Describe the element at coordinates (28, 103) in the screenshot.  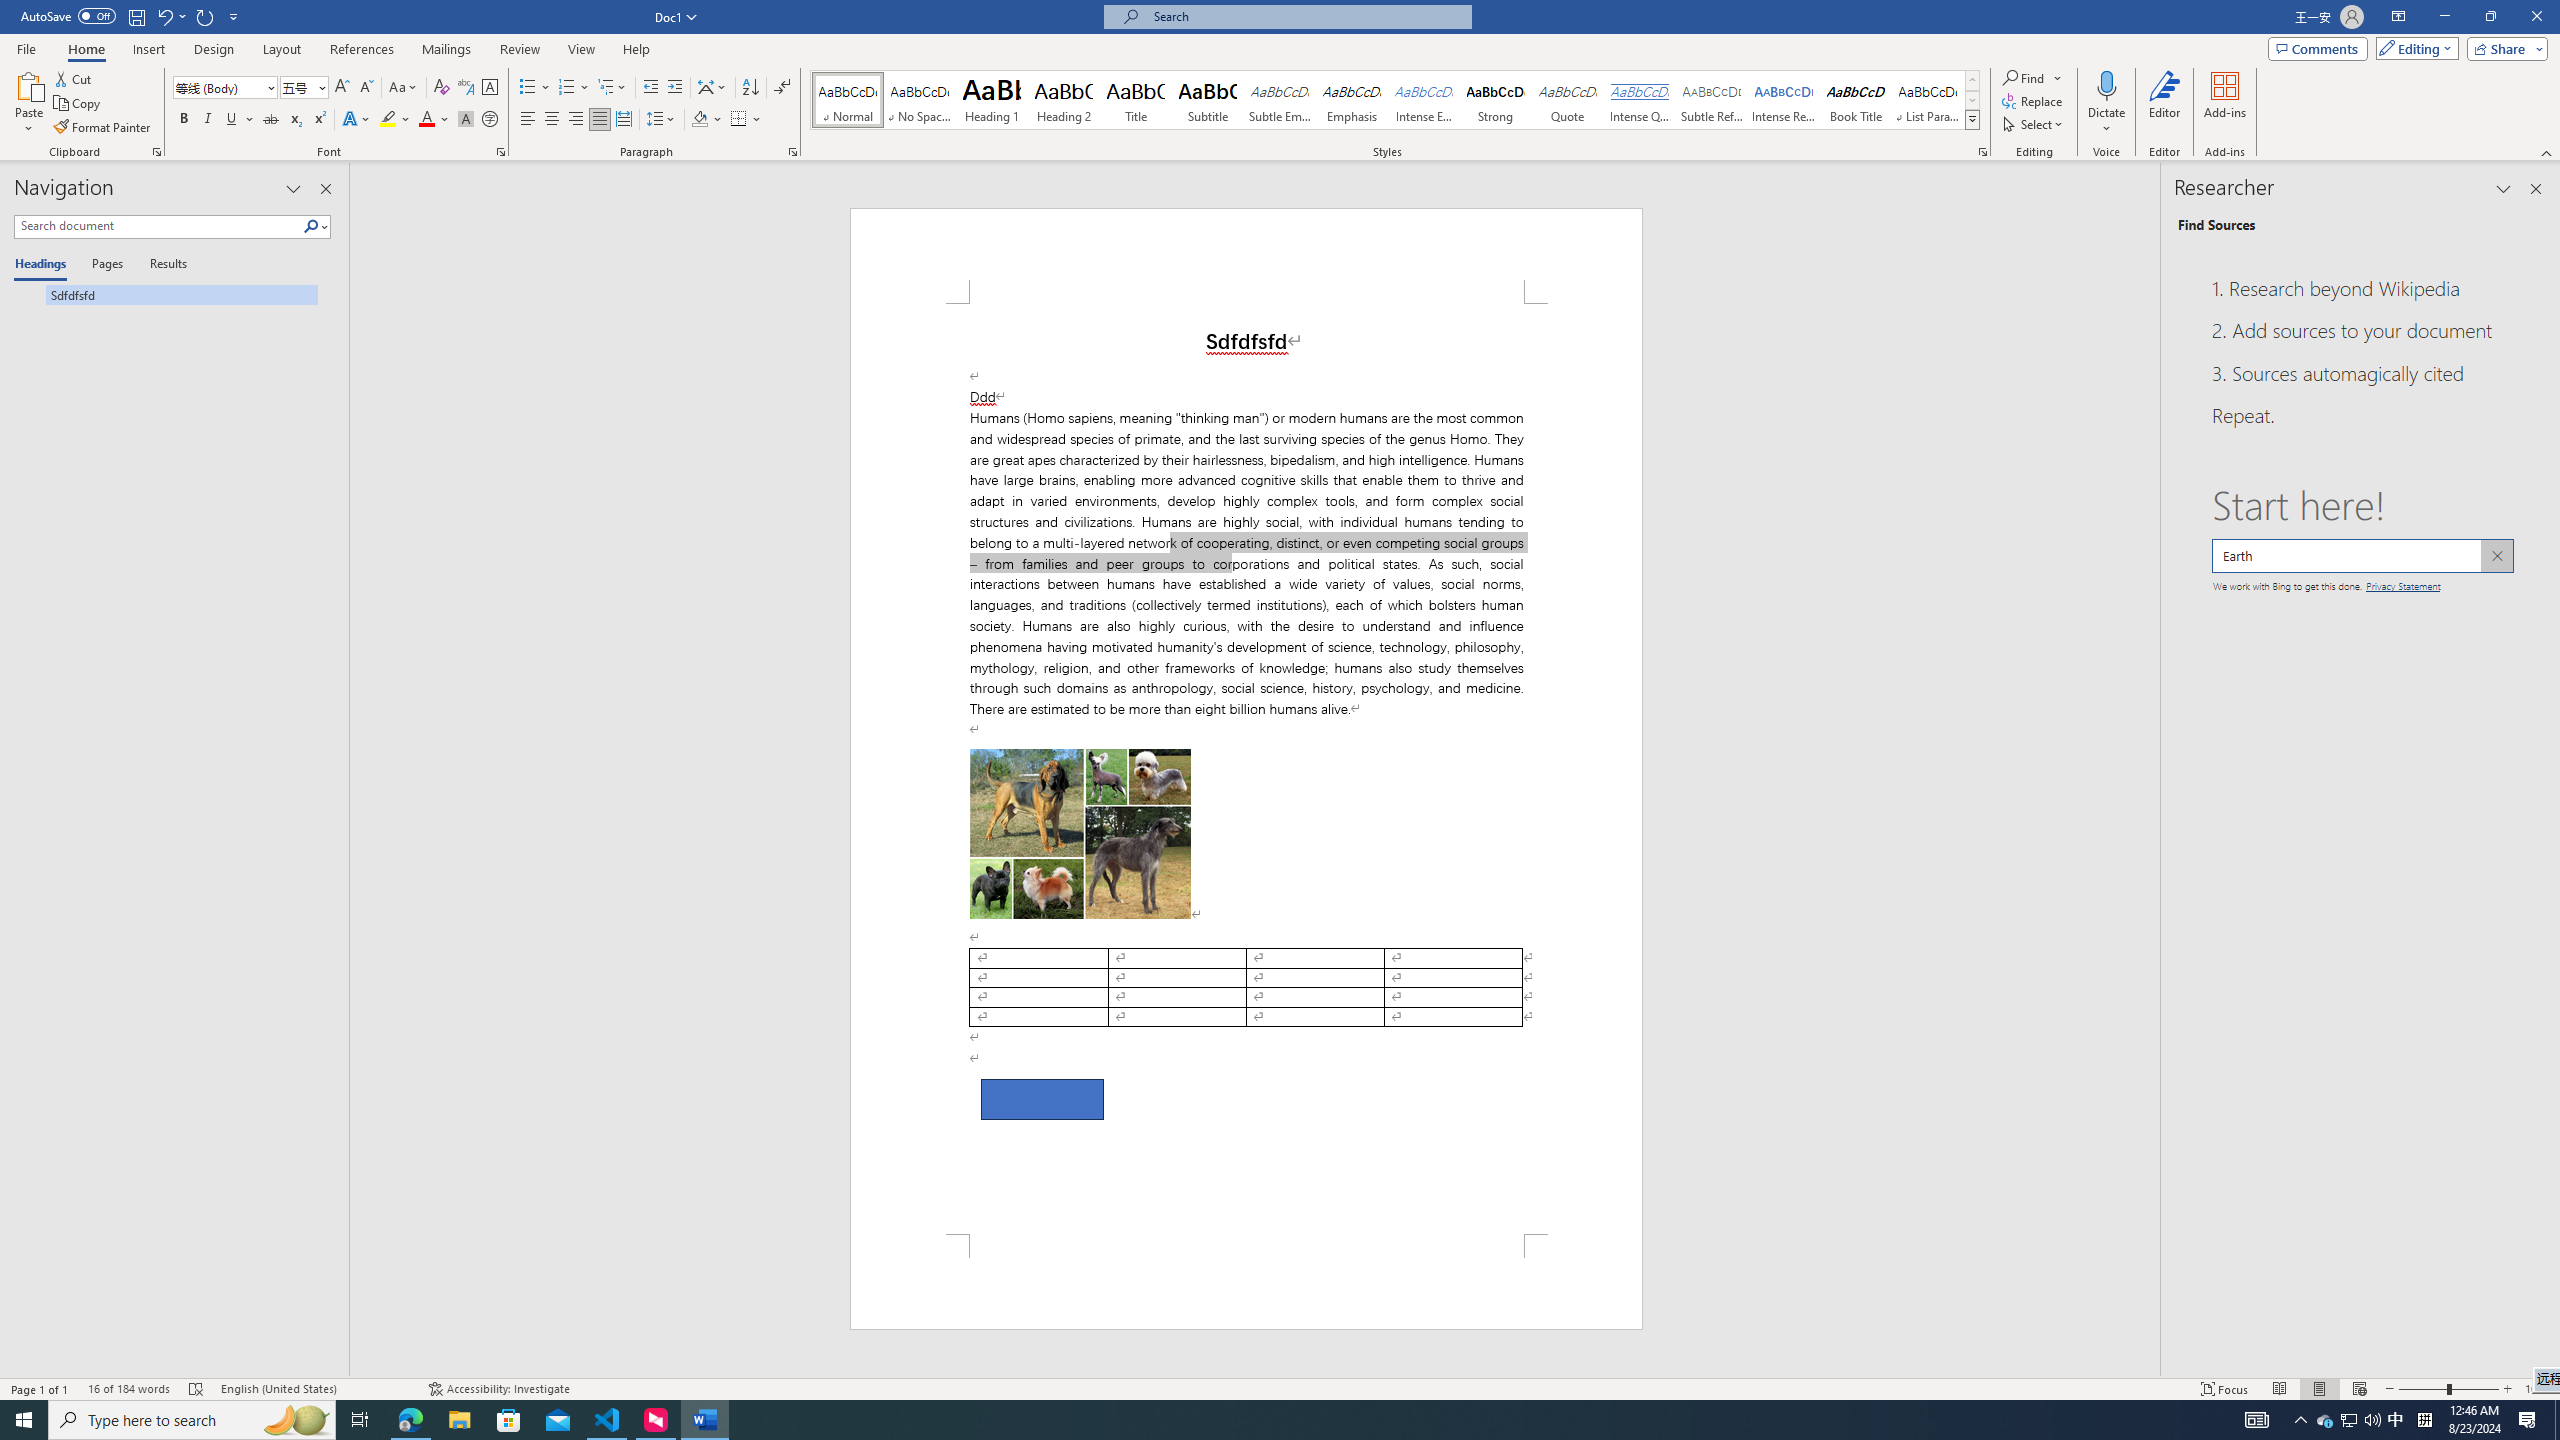
I see `'Paste'` at that location.